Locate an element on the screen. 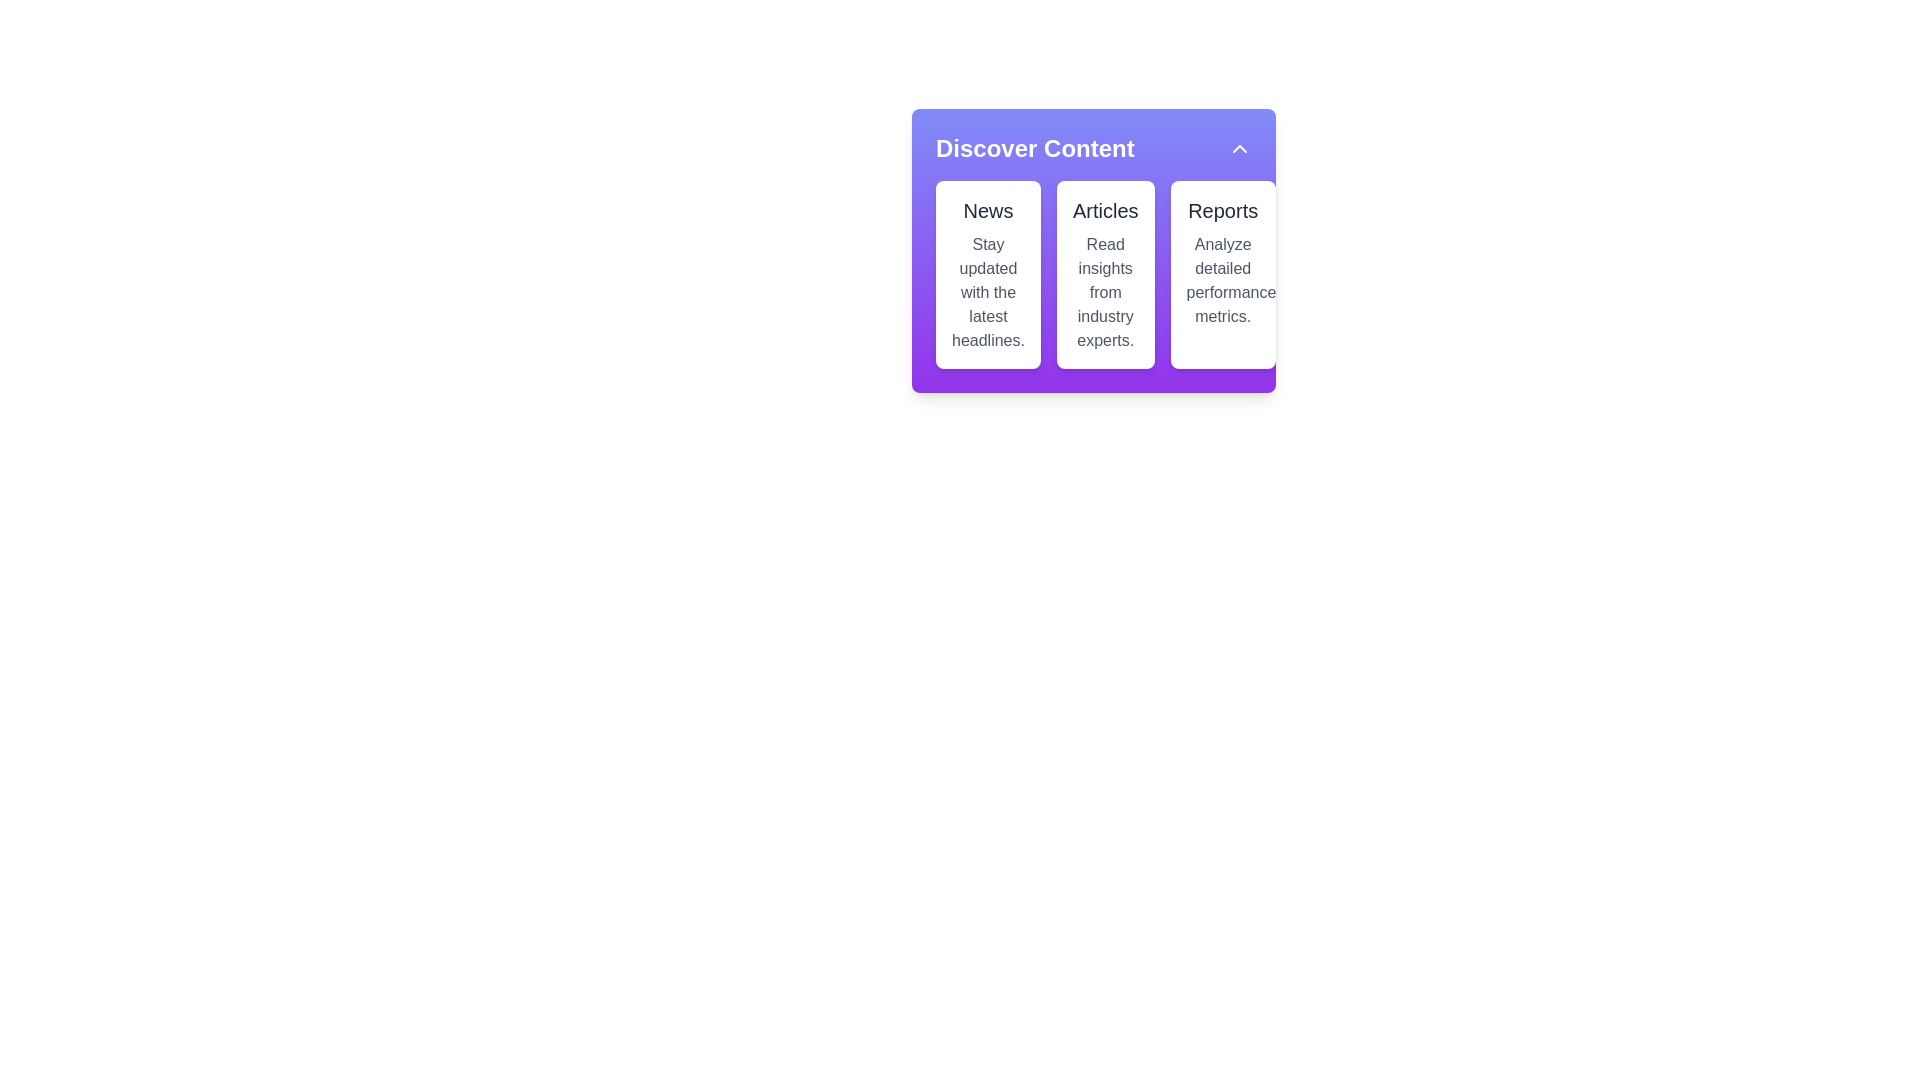  the interactive icon is located at coordinates (1238, 148).